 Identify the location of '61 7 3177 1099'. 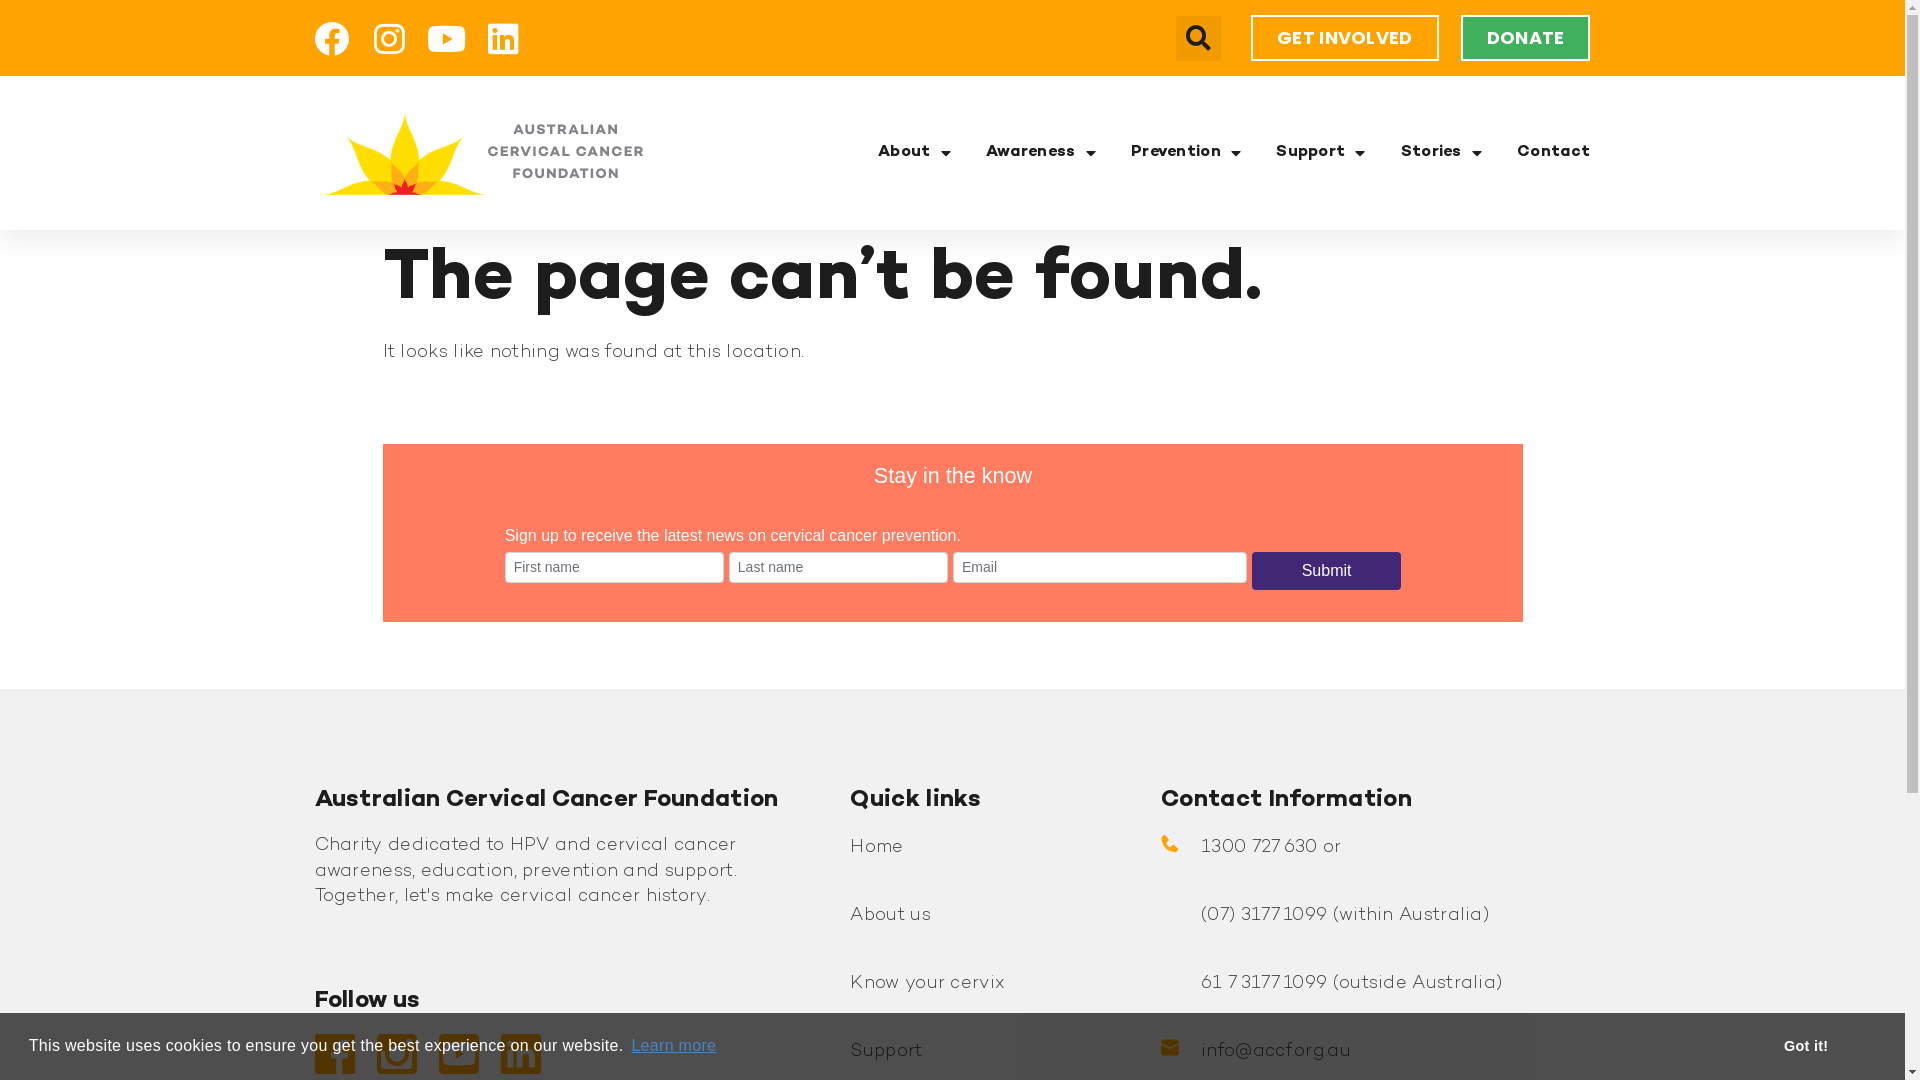
(1200, 982).